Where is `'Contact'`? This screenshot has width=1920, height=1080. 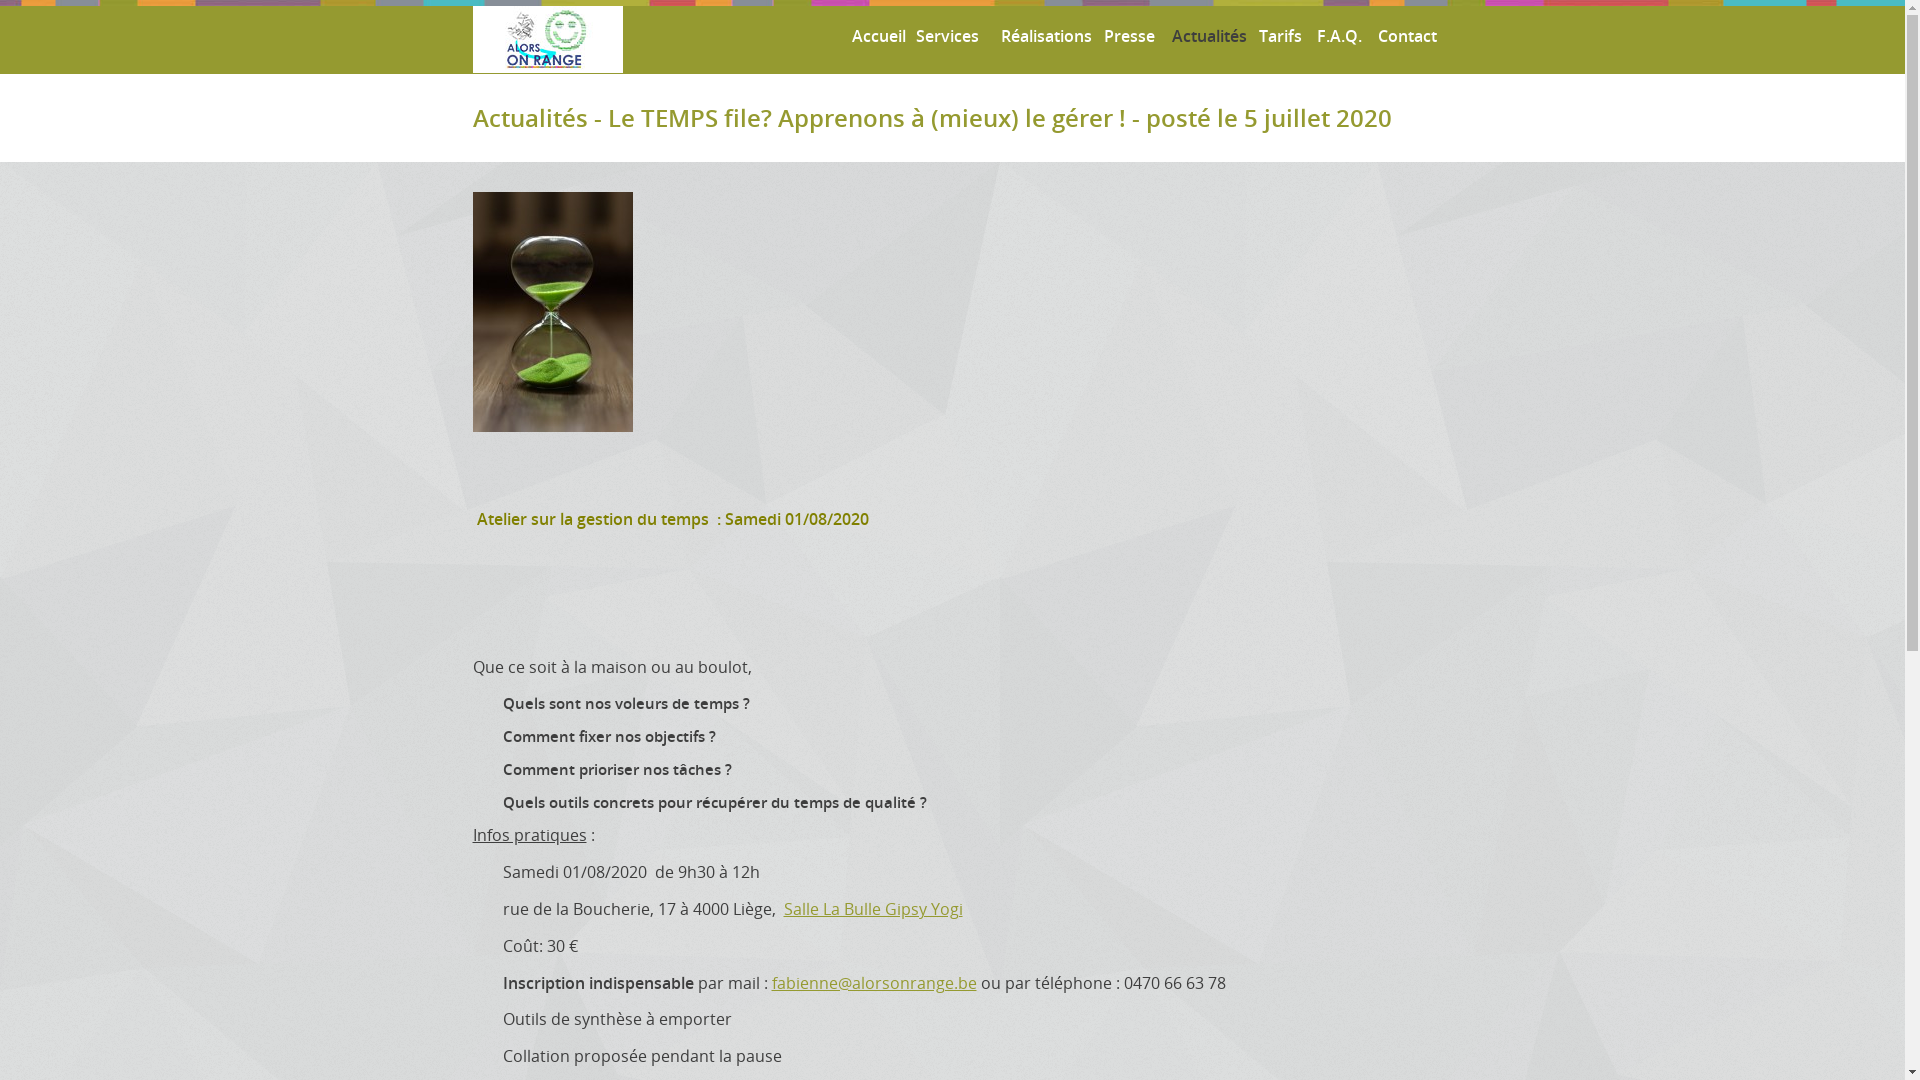 'Contact' is located at coordinates (1402, 35).